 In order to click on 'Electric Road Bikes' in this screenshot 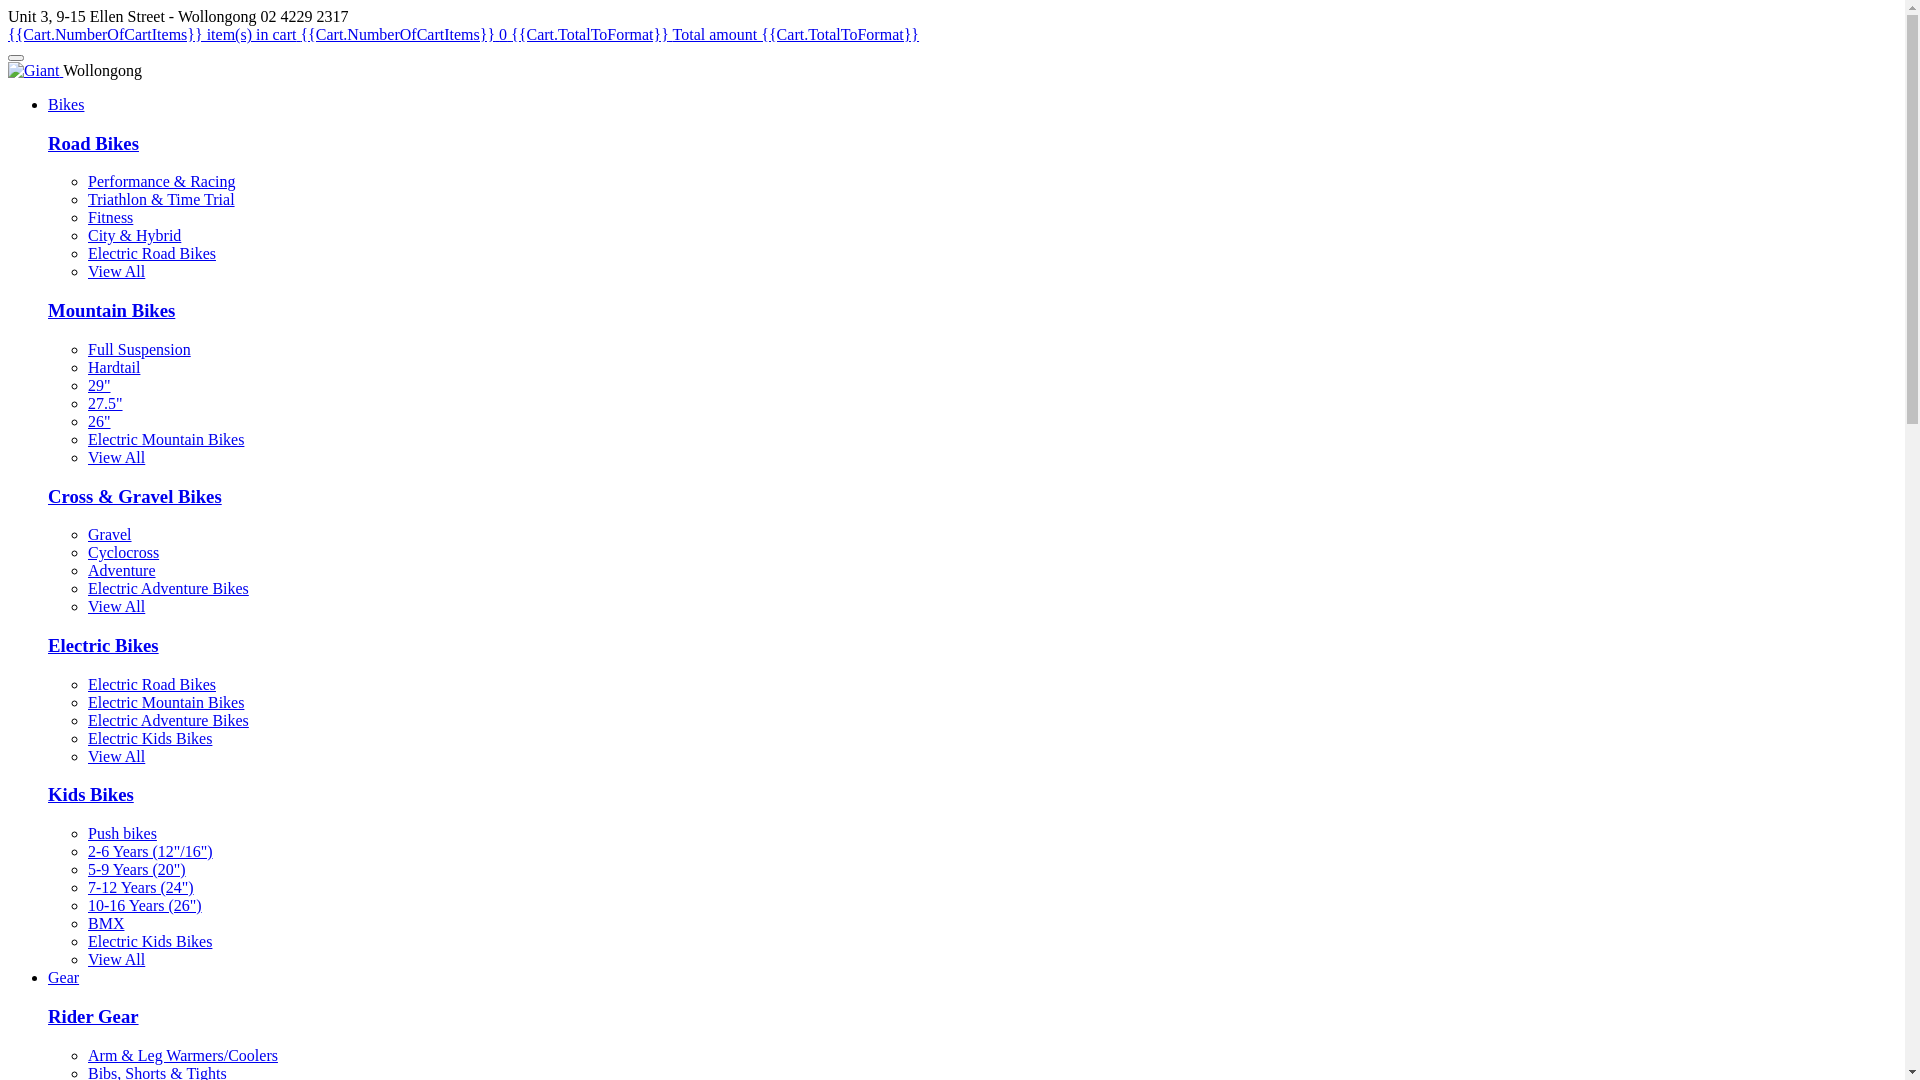, I will do `click(86, 252)`.